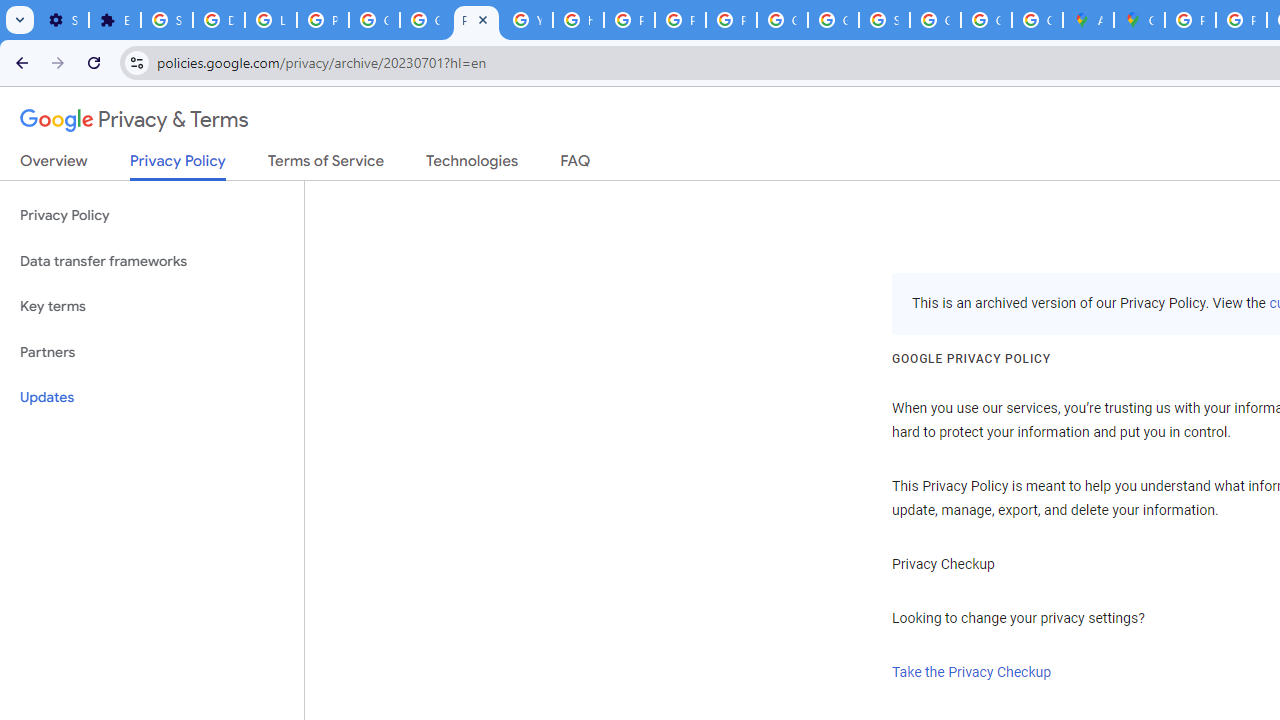 The height and width of the screenshot is (720, 1280). Describe the element at coordinates (218, 20) in the screenshot. I see `'Delete photos & videos - Computer - Google Photos Help'` at that location.